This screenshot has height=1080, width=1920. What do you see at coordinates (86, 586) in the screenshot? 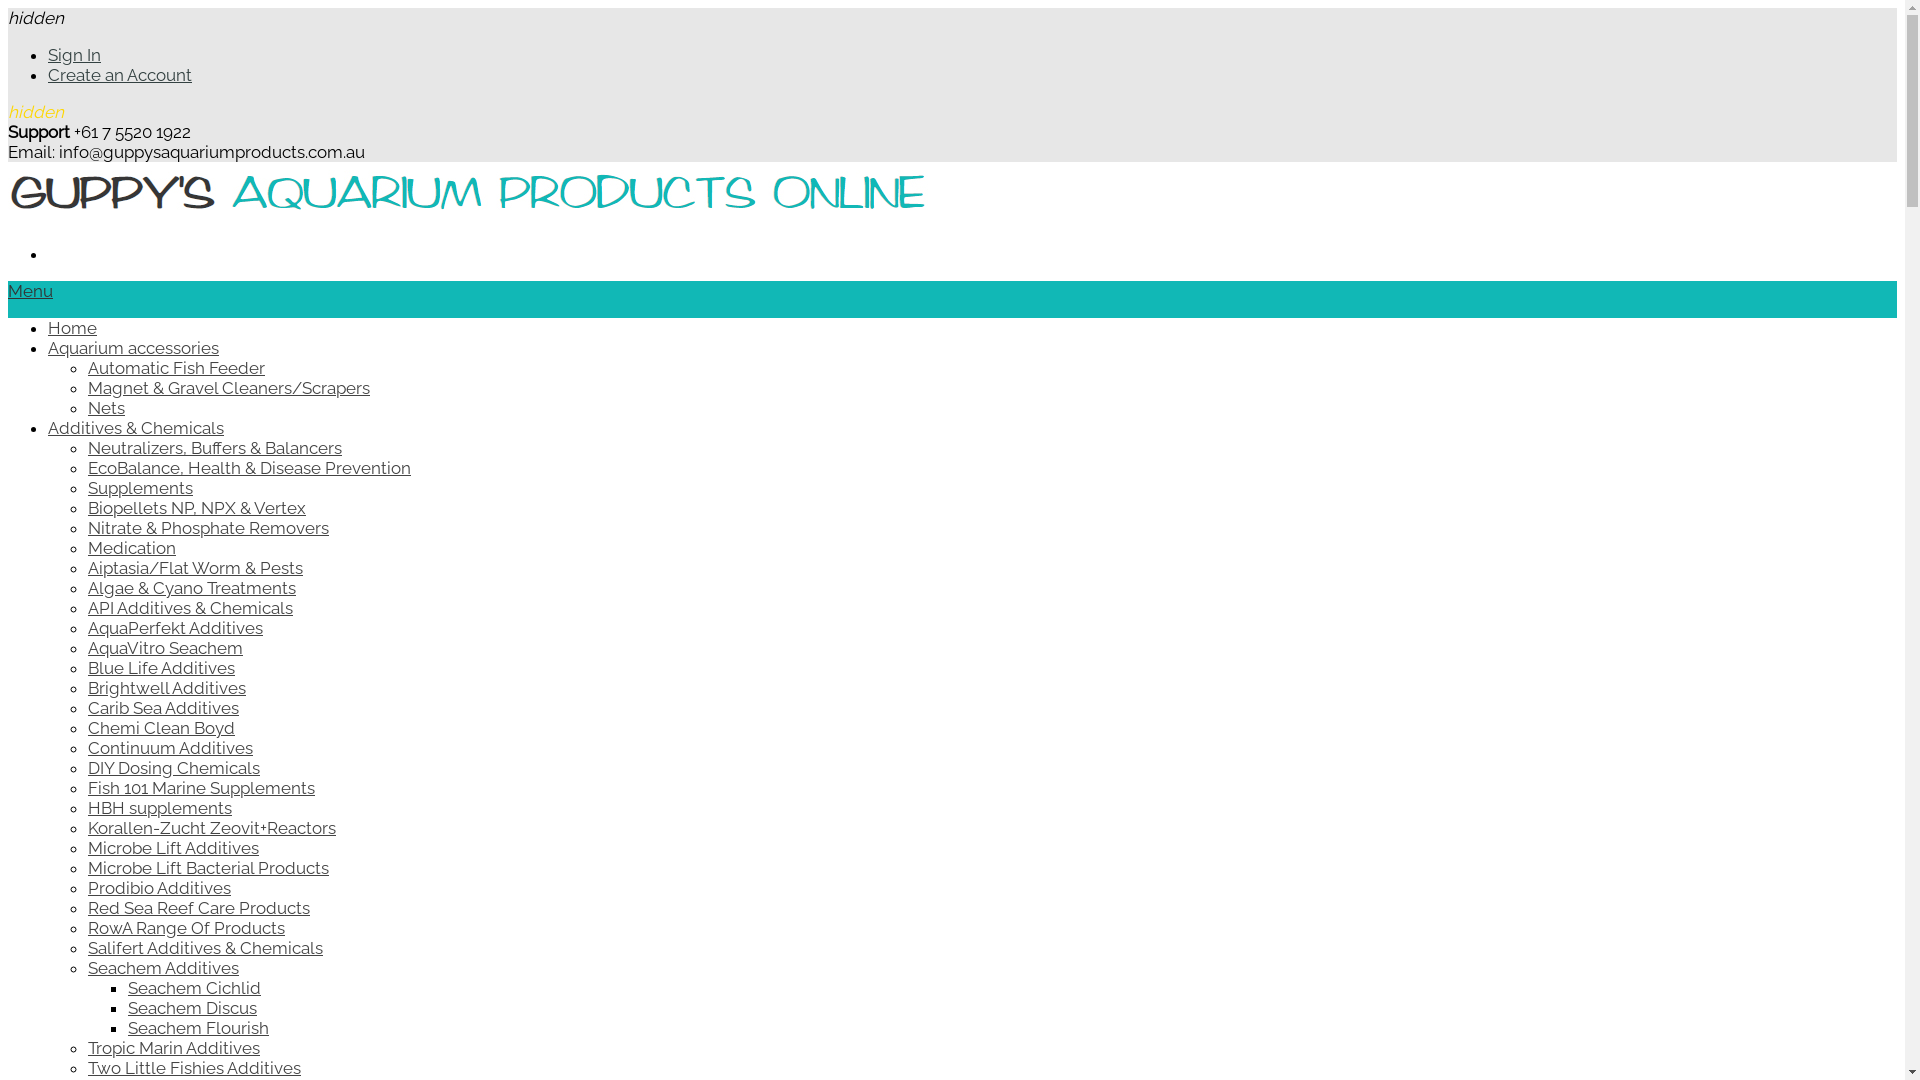
I see `'Algae & Cyano Treatments'` at bounding box center [86, 586].